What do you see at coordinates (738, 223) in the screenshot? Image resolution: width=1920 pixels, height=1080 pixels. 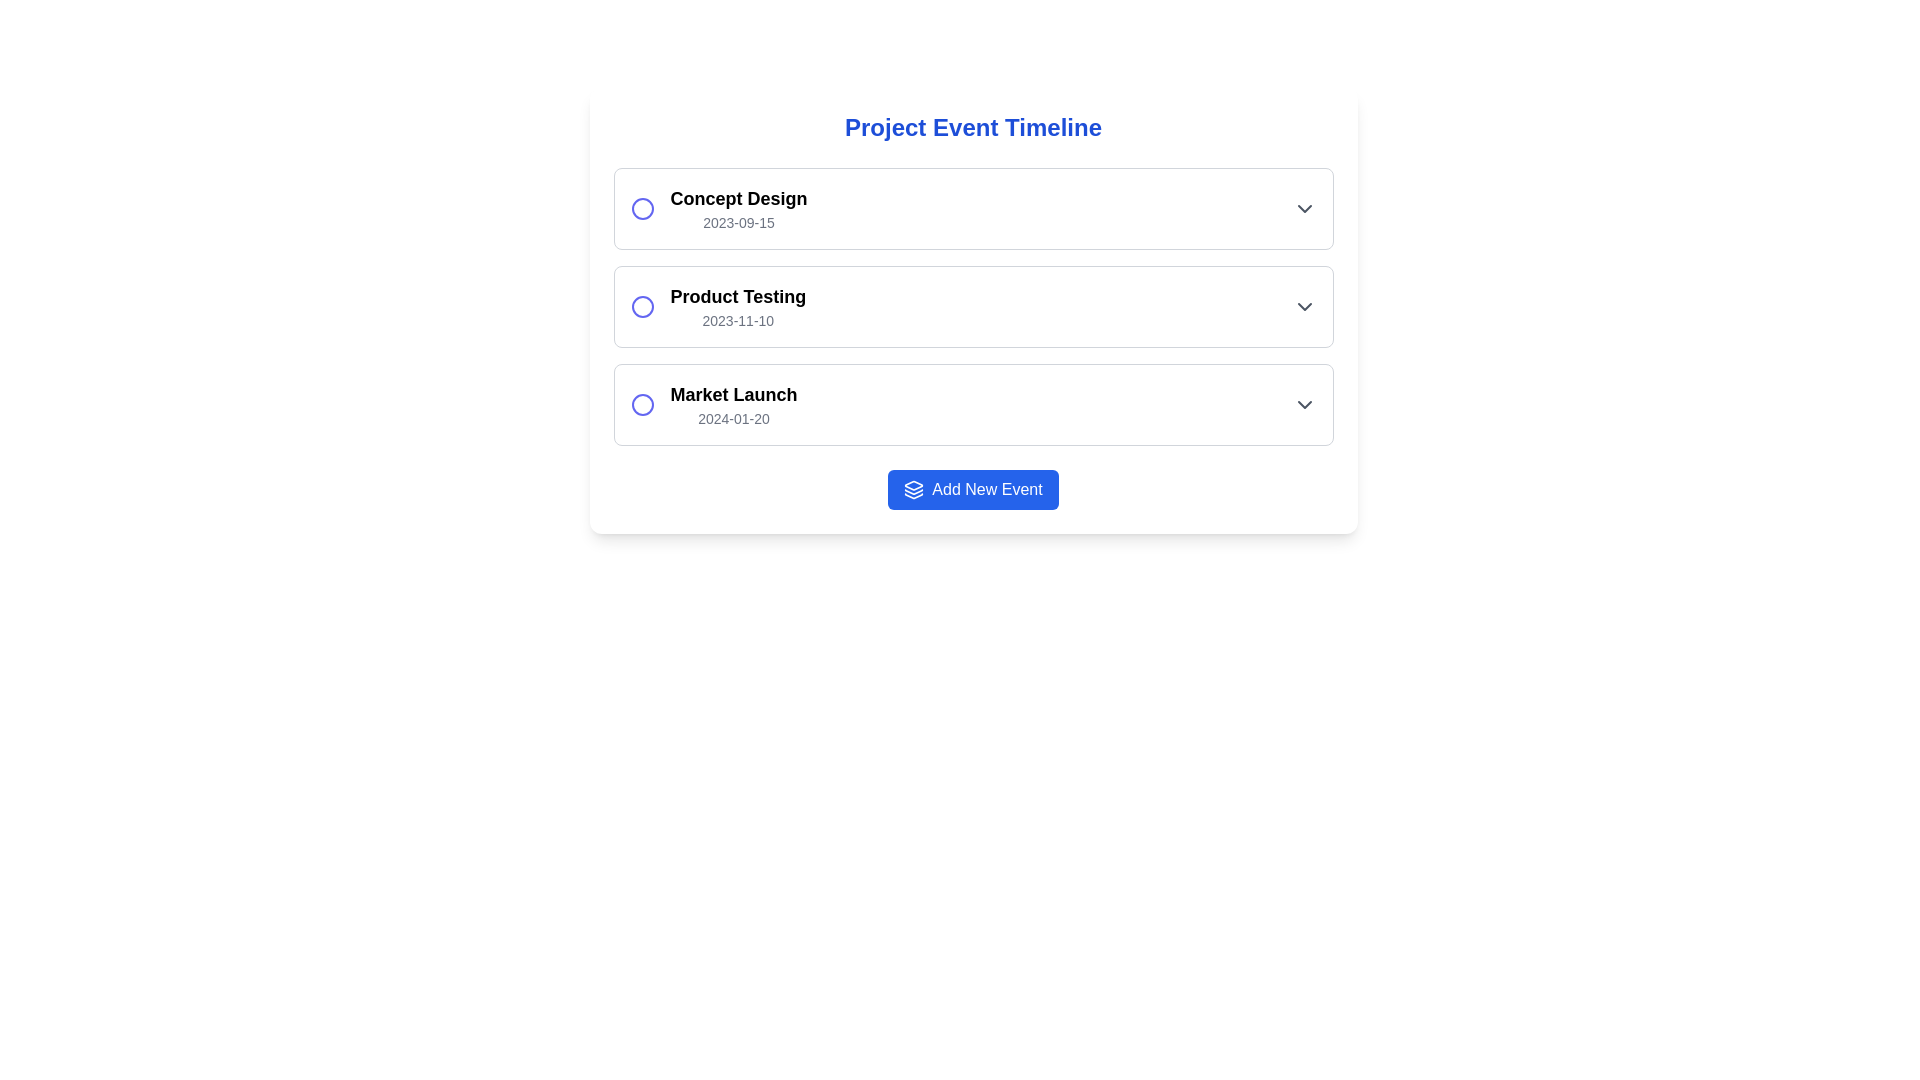 I see `the text label displaying the date '2023-09-15', which is styled with a small font size and gray text color, located directly underneath 'Concept Design'` at bounding box center [738, 223].